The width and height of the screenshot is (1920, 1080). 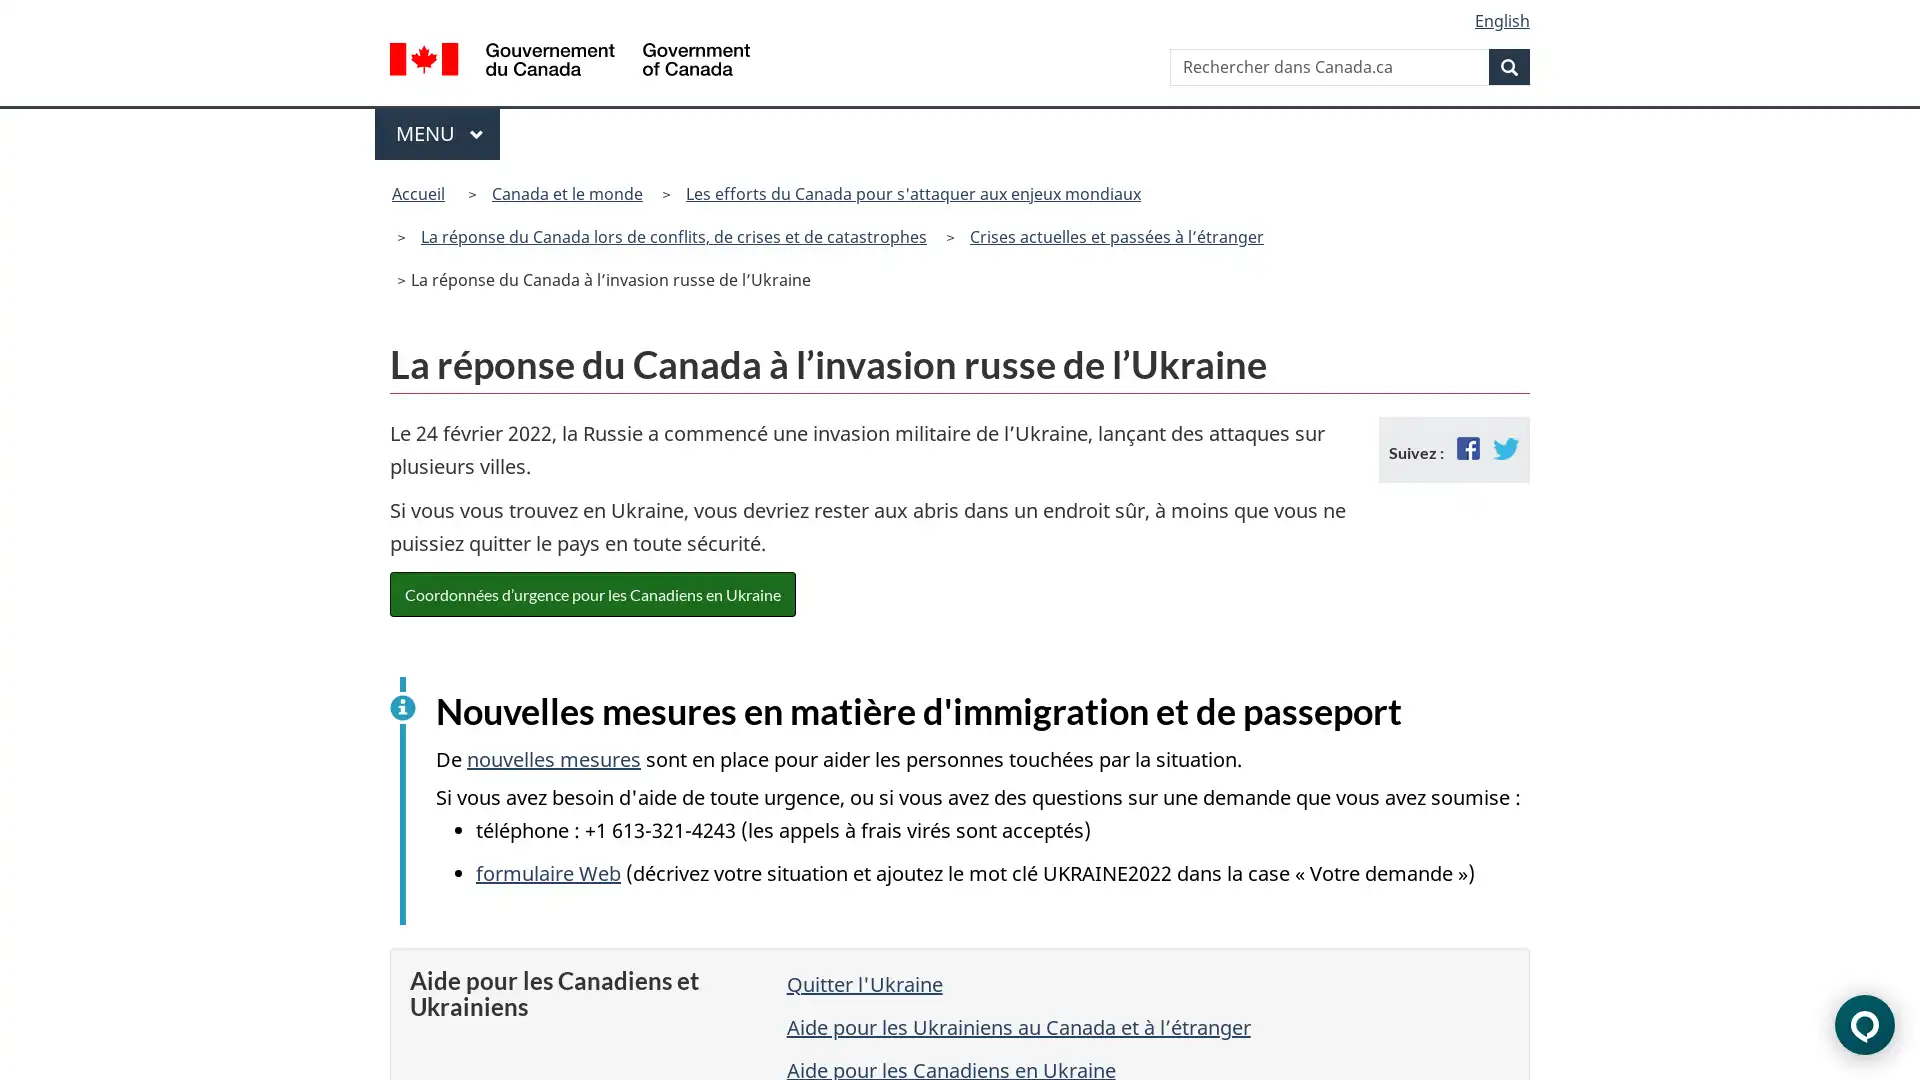 What do you see at coordinates (592, 592) in the screenshot?
I see `Coordonnees durgence pour les Canadiens en Ukraine` at bounding box center [592, 592].